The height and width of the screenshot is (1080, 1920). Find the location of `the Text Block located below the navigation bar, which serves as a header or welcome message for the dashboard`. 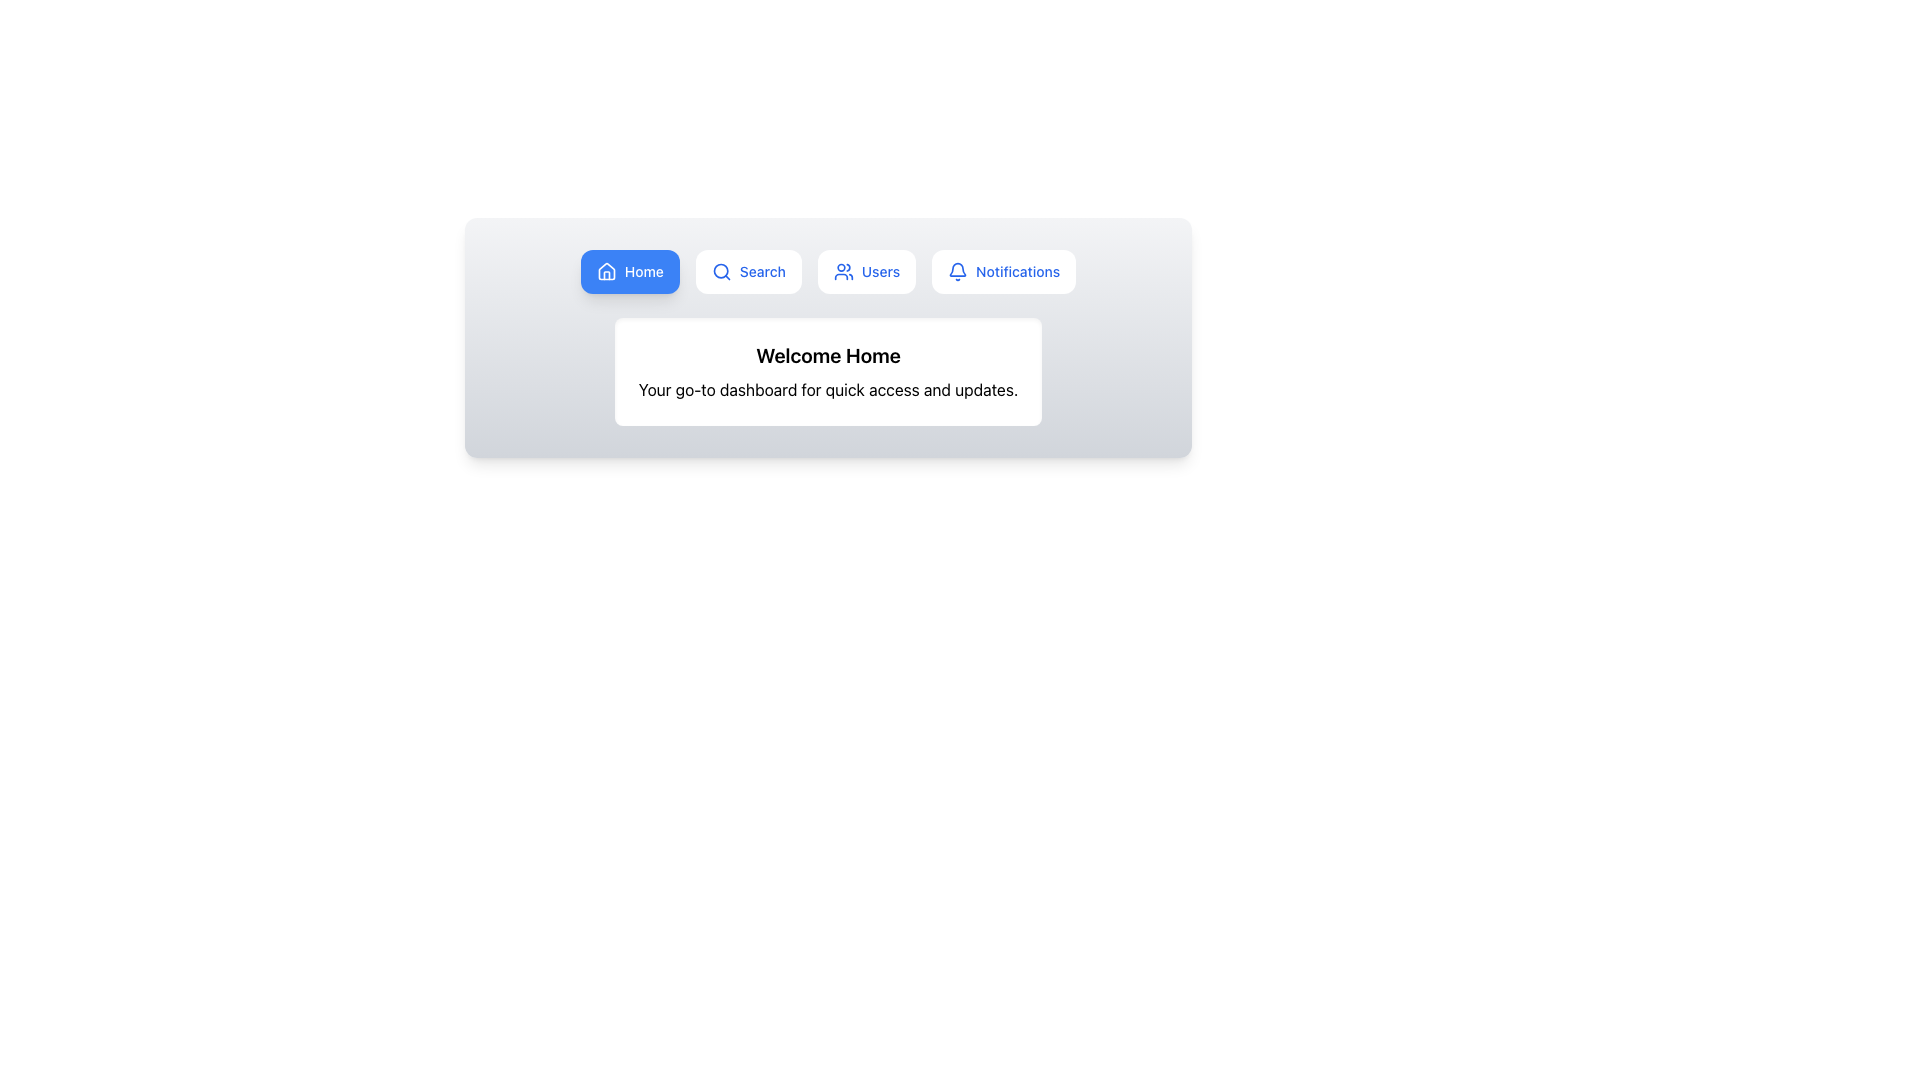

the Text Block located below the navigation bar, which serves as a header or welcome message for the dashboard is located at coordinates (828, 371).